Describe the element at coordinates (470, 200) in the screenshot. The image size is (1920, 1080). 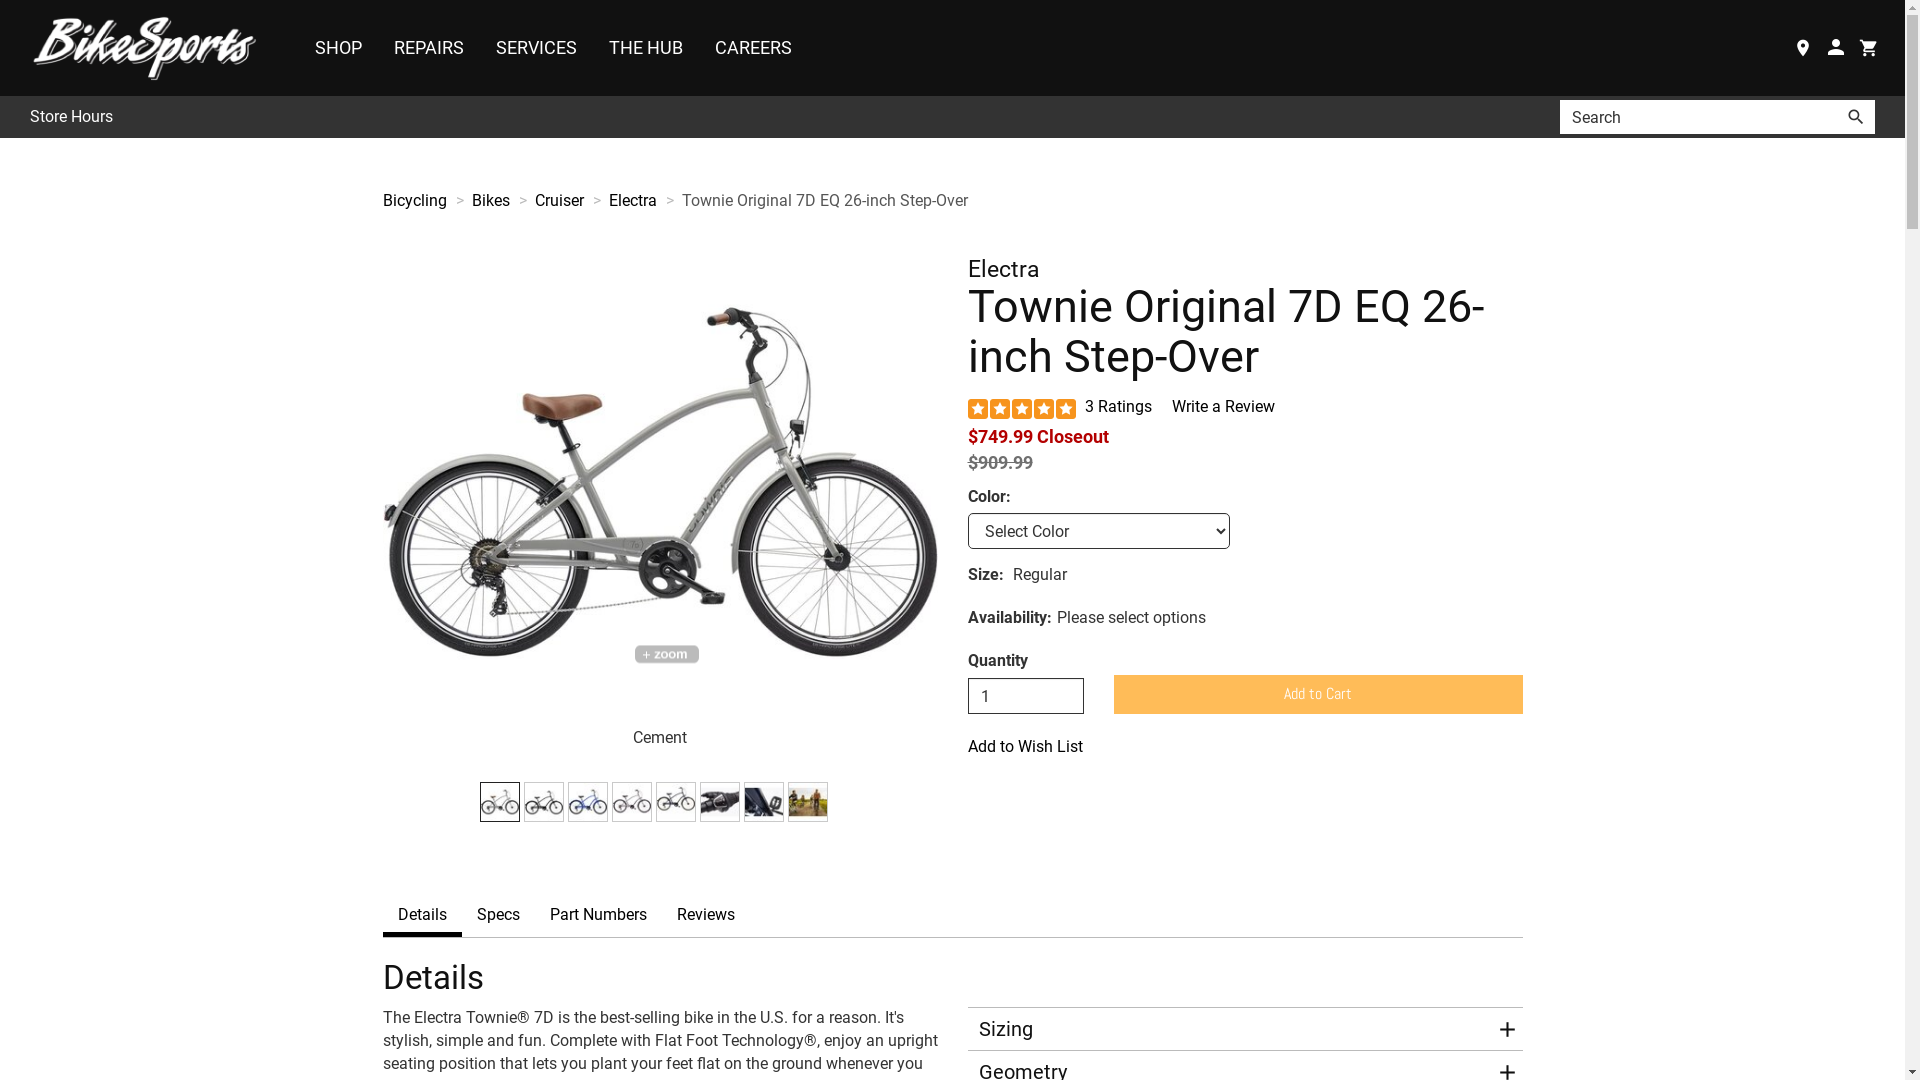
I see `'Bikes'` at that location.